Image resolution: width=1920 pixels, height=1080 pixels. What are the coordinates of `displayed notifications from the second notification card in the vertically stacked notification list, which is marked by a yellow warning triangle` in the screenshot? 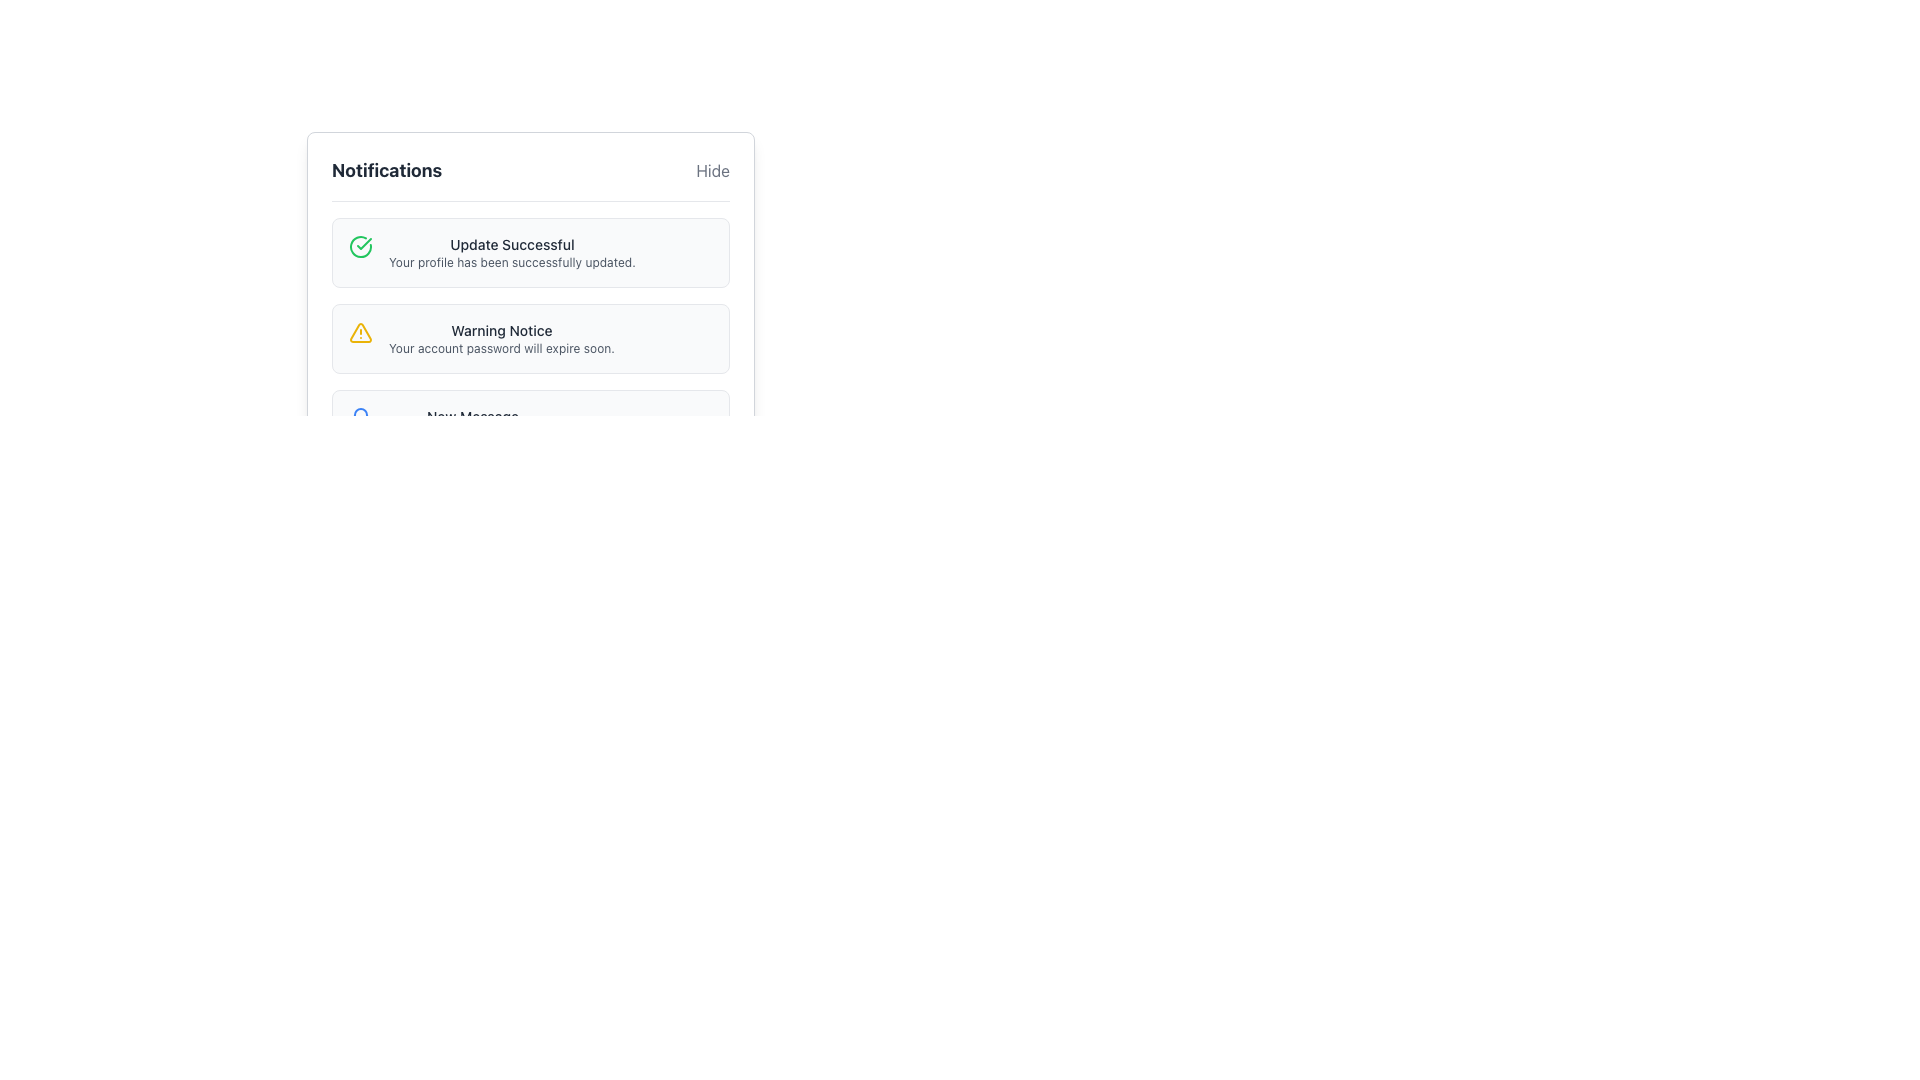 It's located at (531, 338).